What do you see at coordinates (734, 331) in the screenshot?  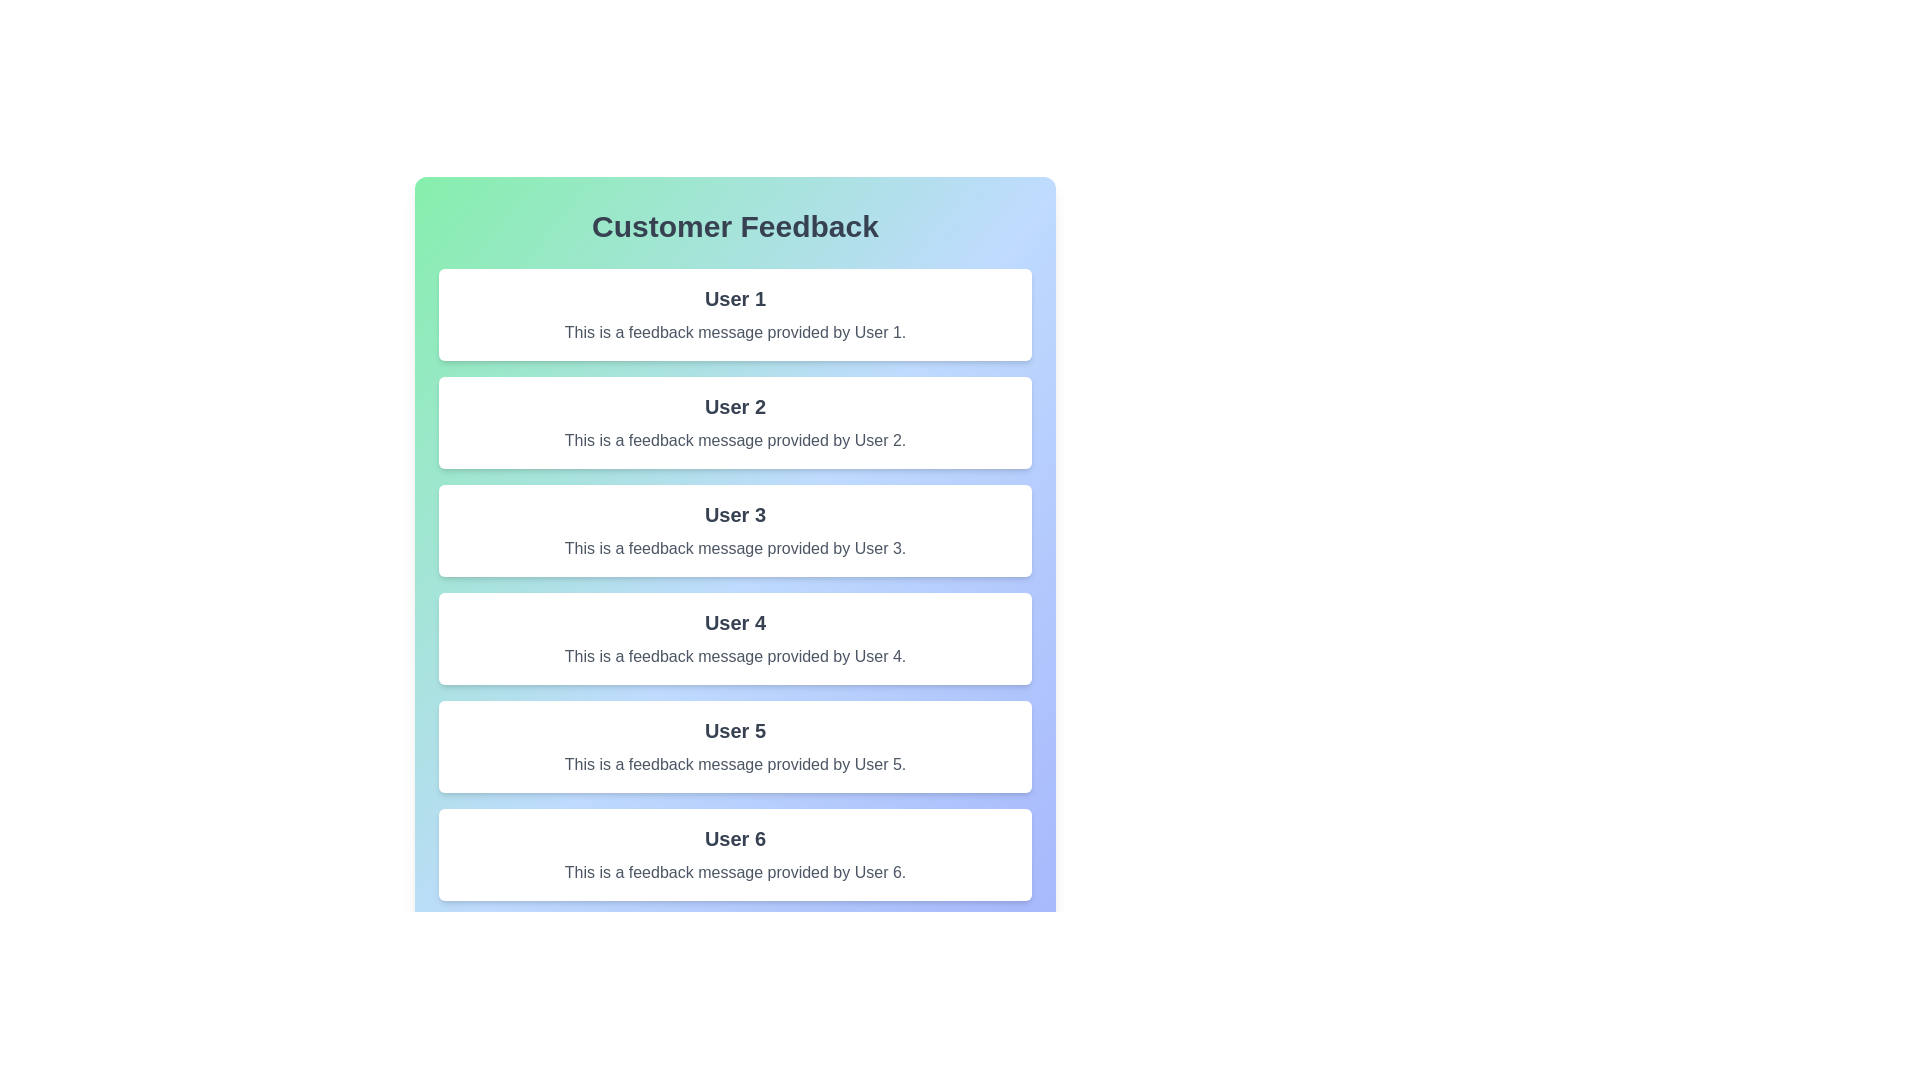 I see `feedback message displayed in gray text that states 'This is a feedback message provided by User 1.', located directly below the name 'User 1' in the first feedback card` at bounding box center [734, 331].